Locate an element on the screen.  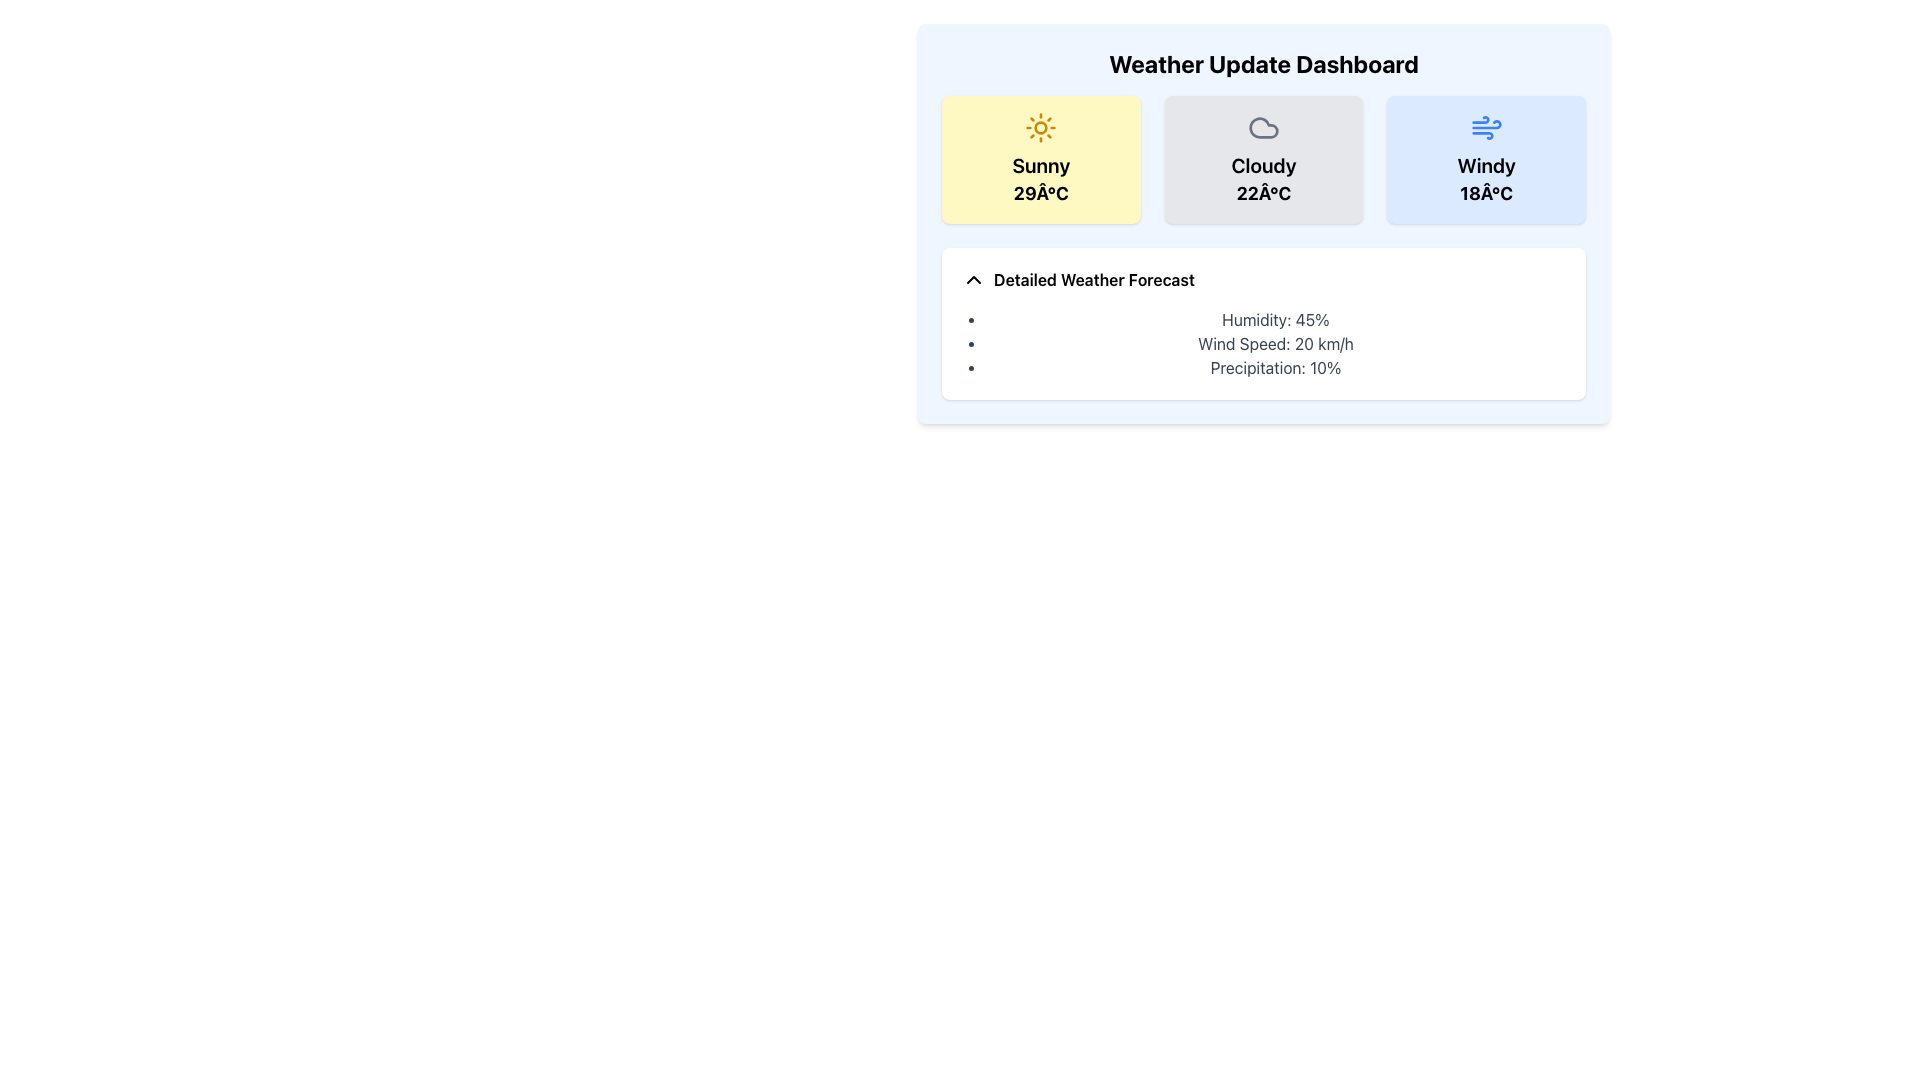
the upward-pointing chevron icon located to the left of the 'Detailed Weather Forecast' text is located at coordinates (974, 280).